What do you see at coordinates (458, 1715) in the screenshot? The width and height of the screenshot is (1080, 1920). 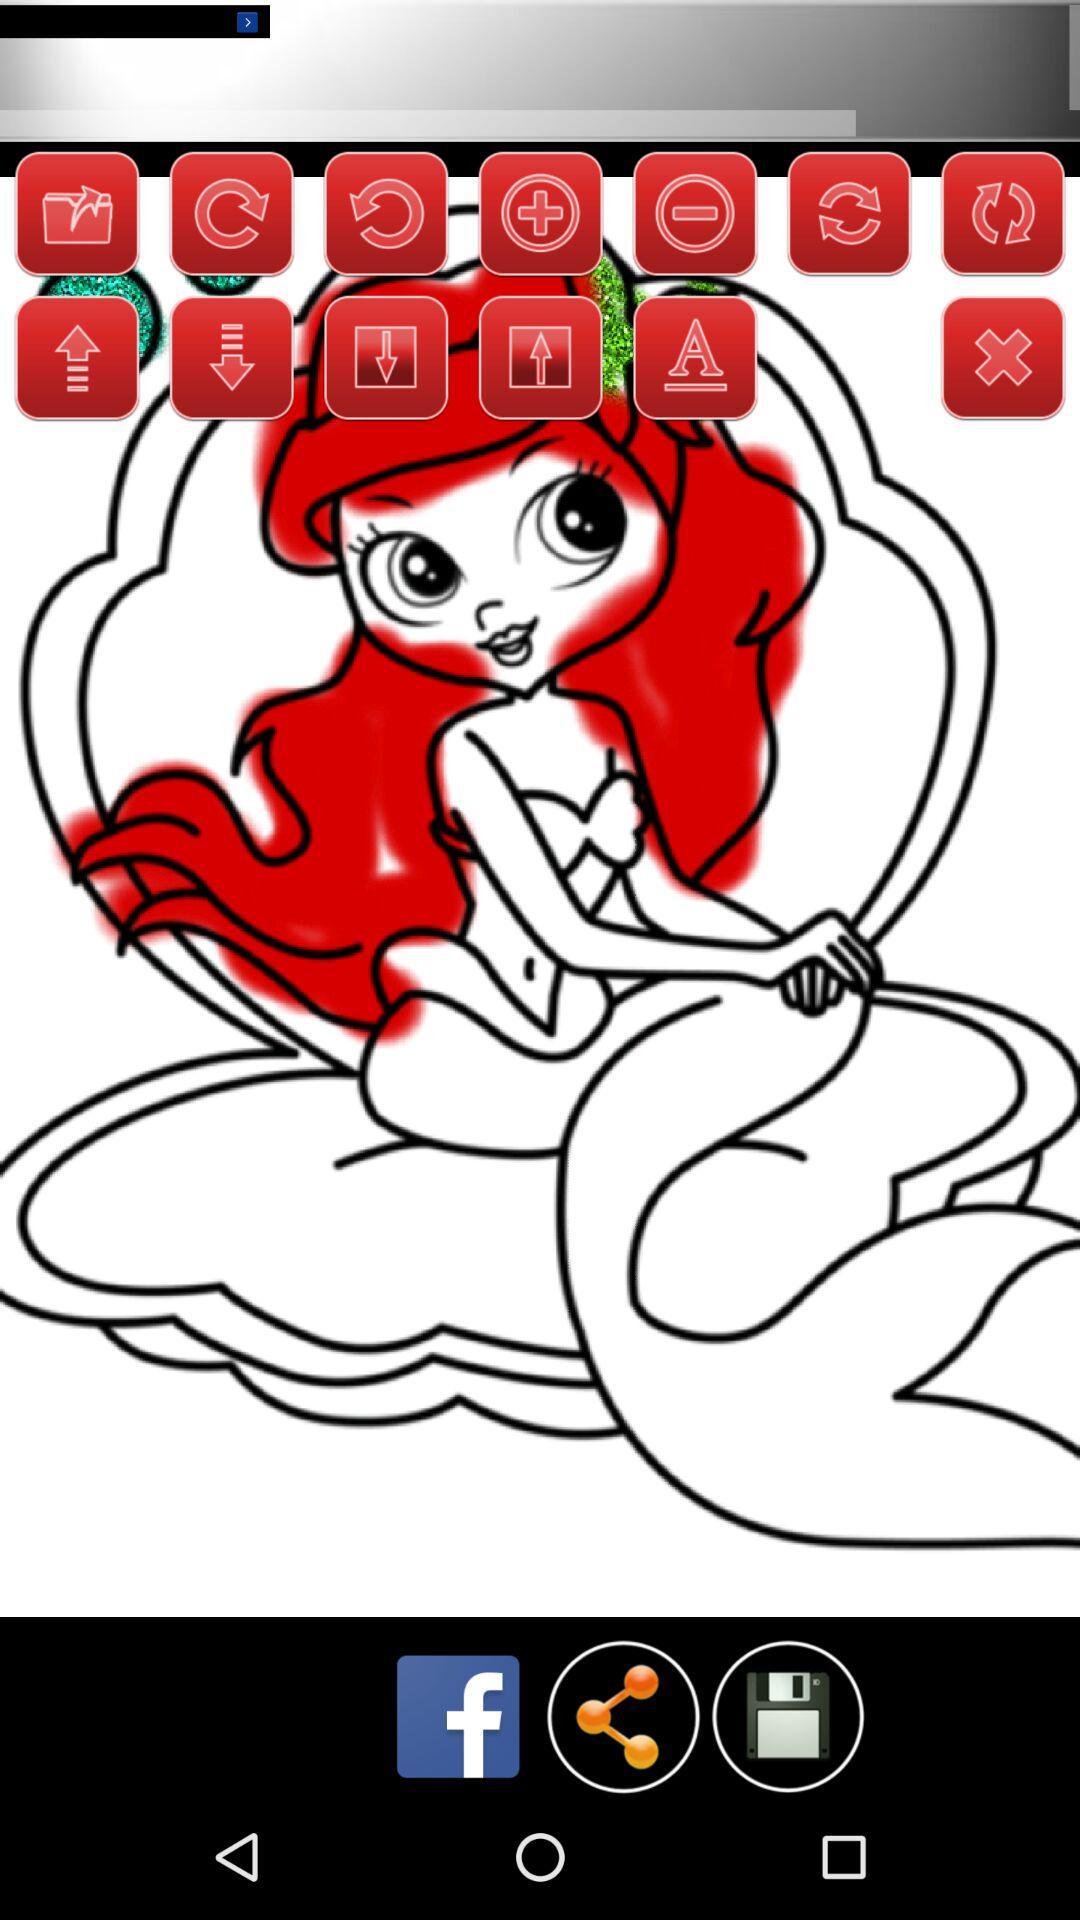 I see `post to facebook` at bounding box center [458, 1715].